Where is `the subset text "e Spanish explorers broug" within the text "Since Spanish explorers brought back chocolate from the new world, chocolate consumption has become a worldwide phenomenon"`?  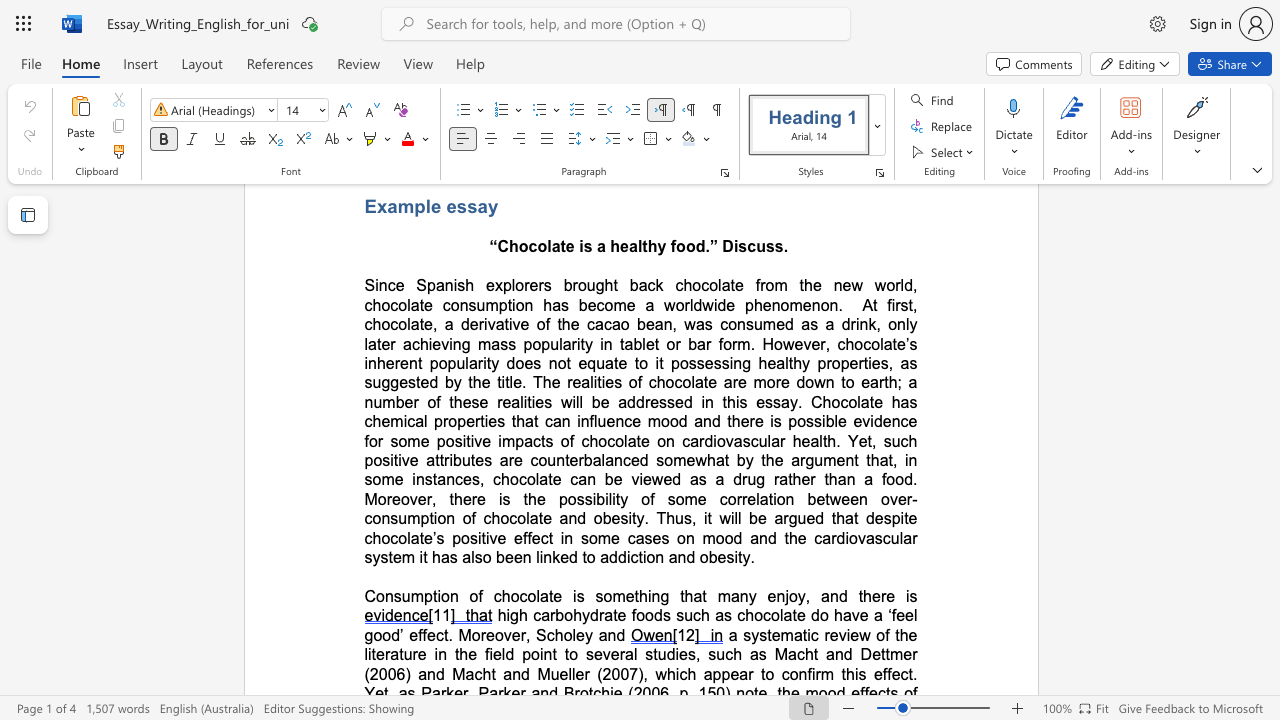 the subset text "e Spanish explorers broug" within the text "Since Spanish explorers brought back chocolate from the new world, chocolate consumption has become a worldwide phenomenon" is located at coordinates (395, 285).